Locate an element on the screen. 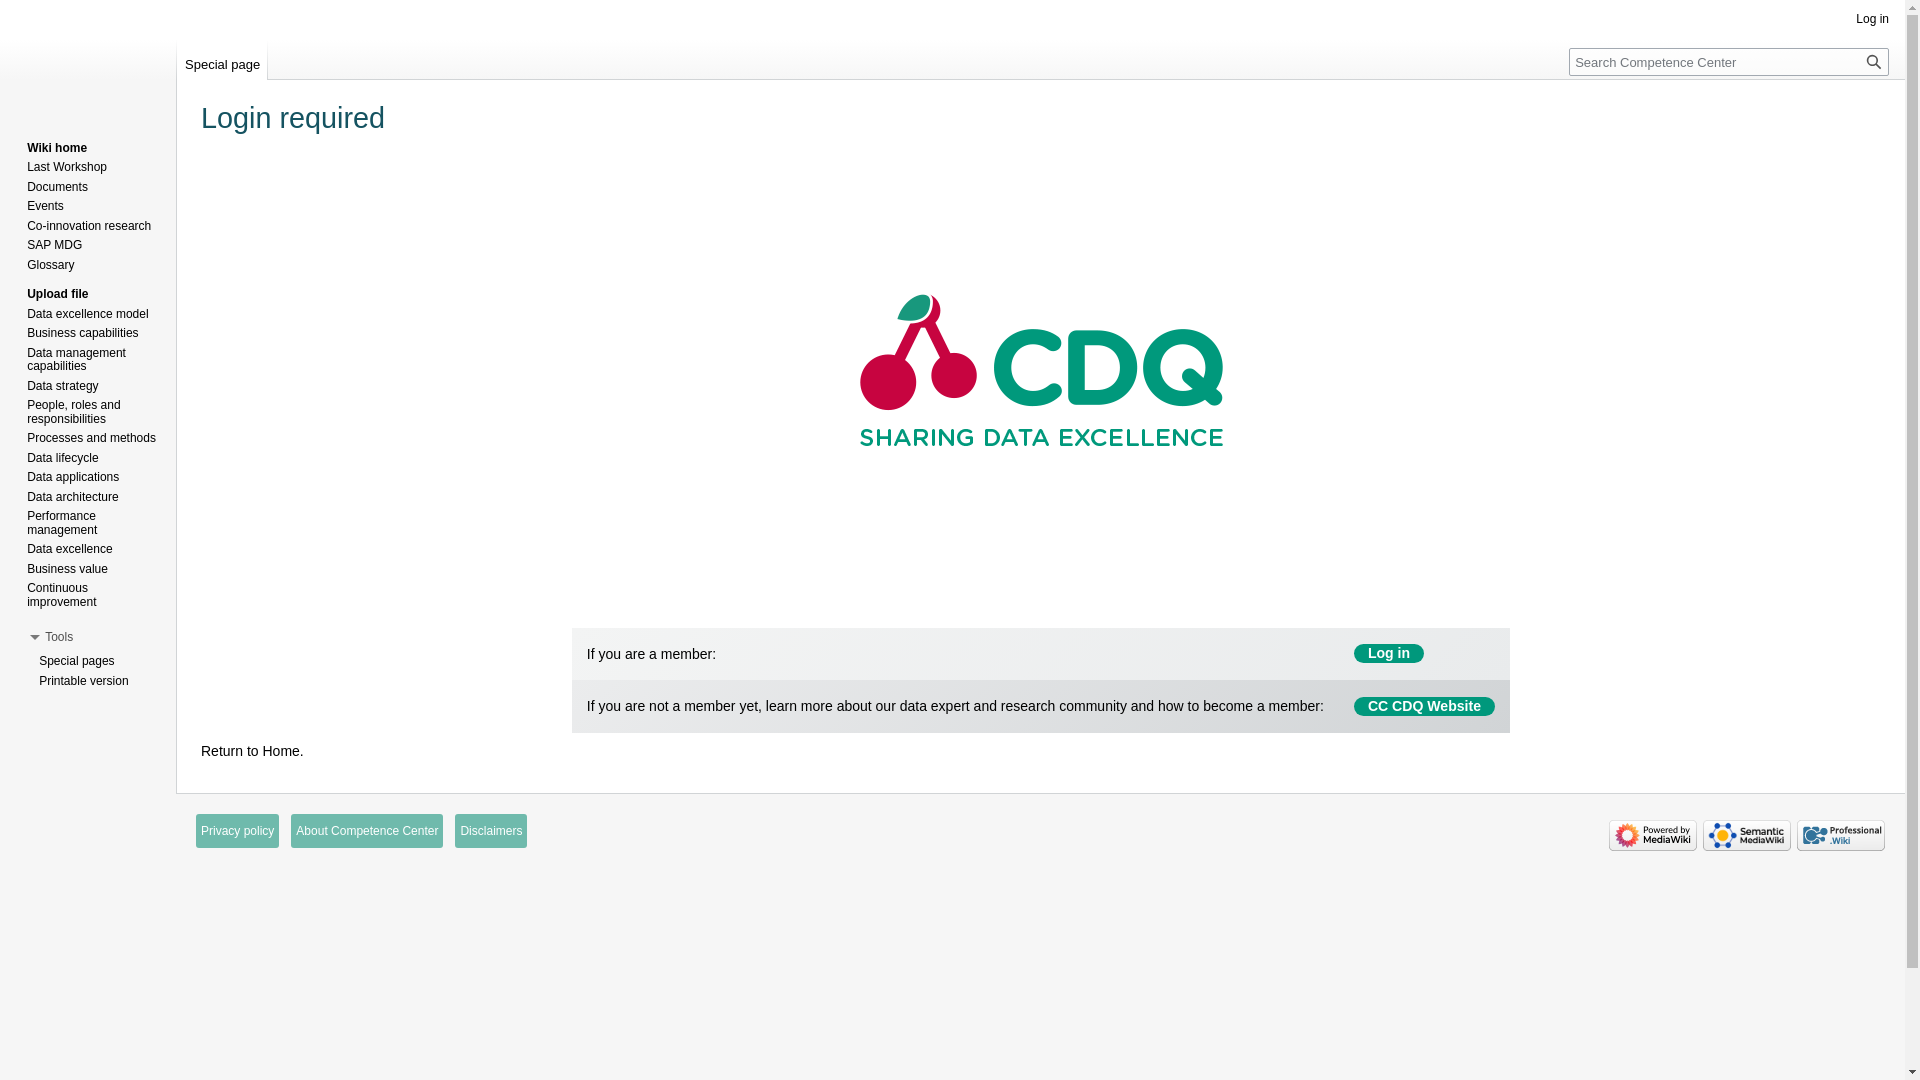  'Search the pages for this text' is located at coordinates (1872, 60).